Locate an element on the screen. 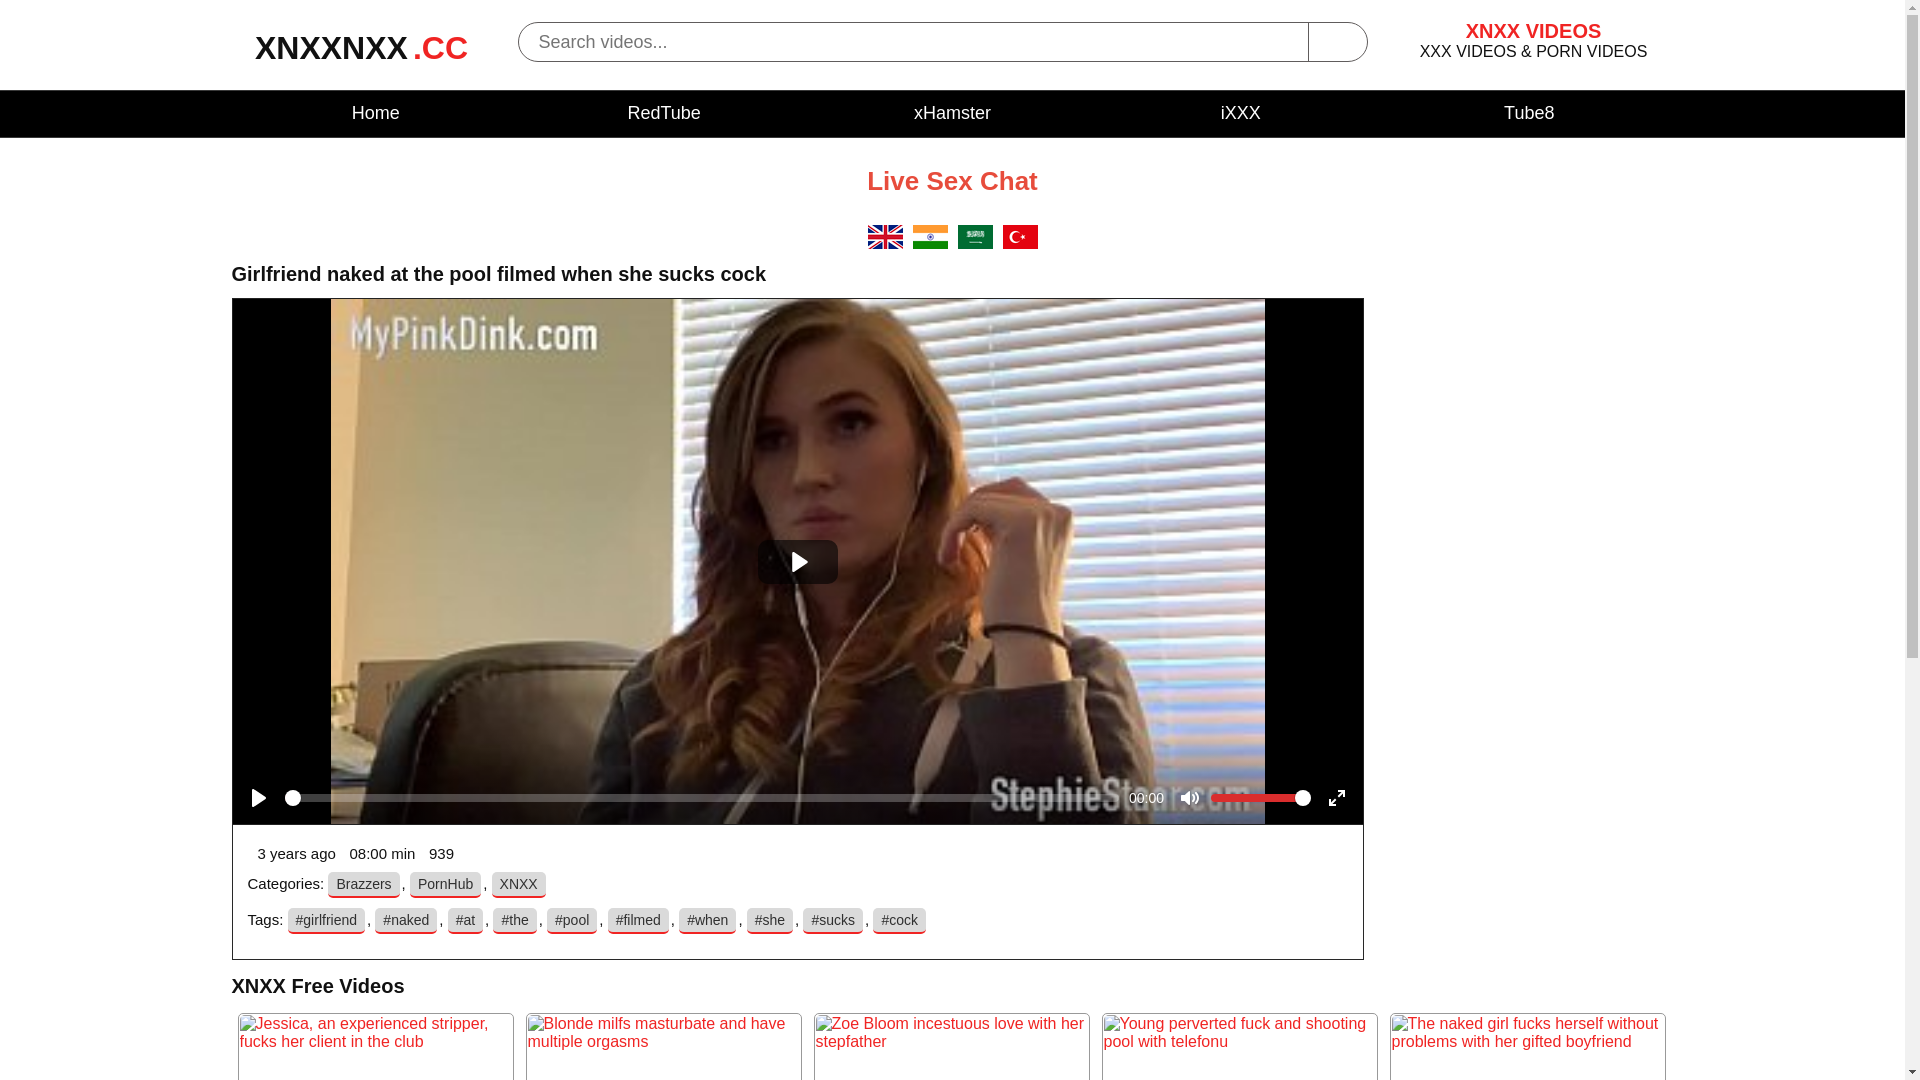  '#at' is located at coordinates (464, 921).